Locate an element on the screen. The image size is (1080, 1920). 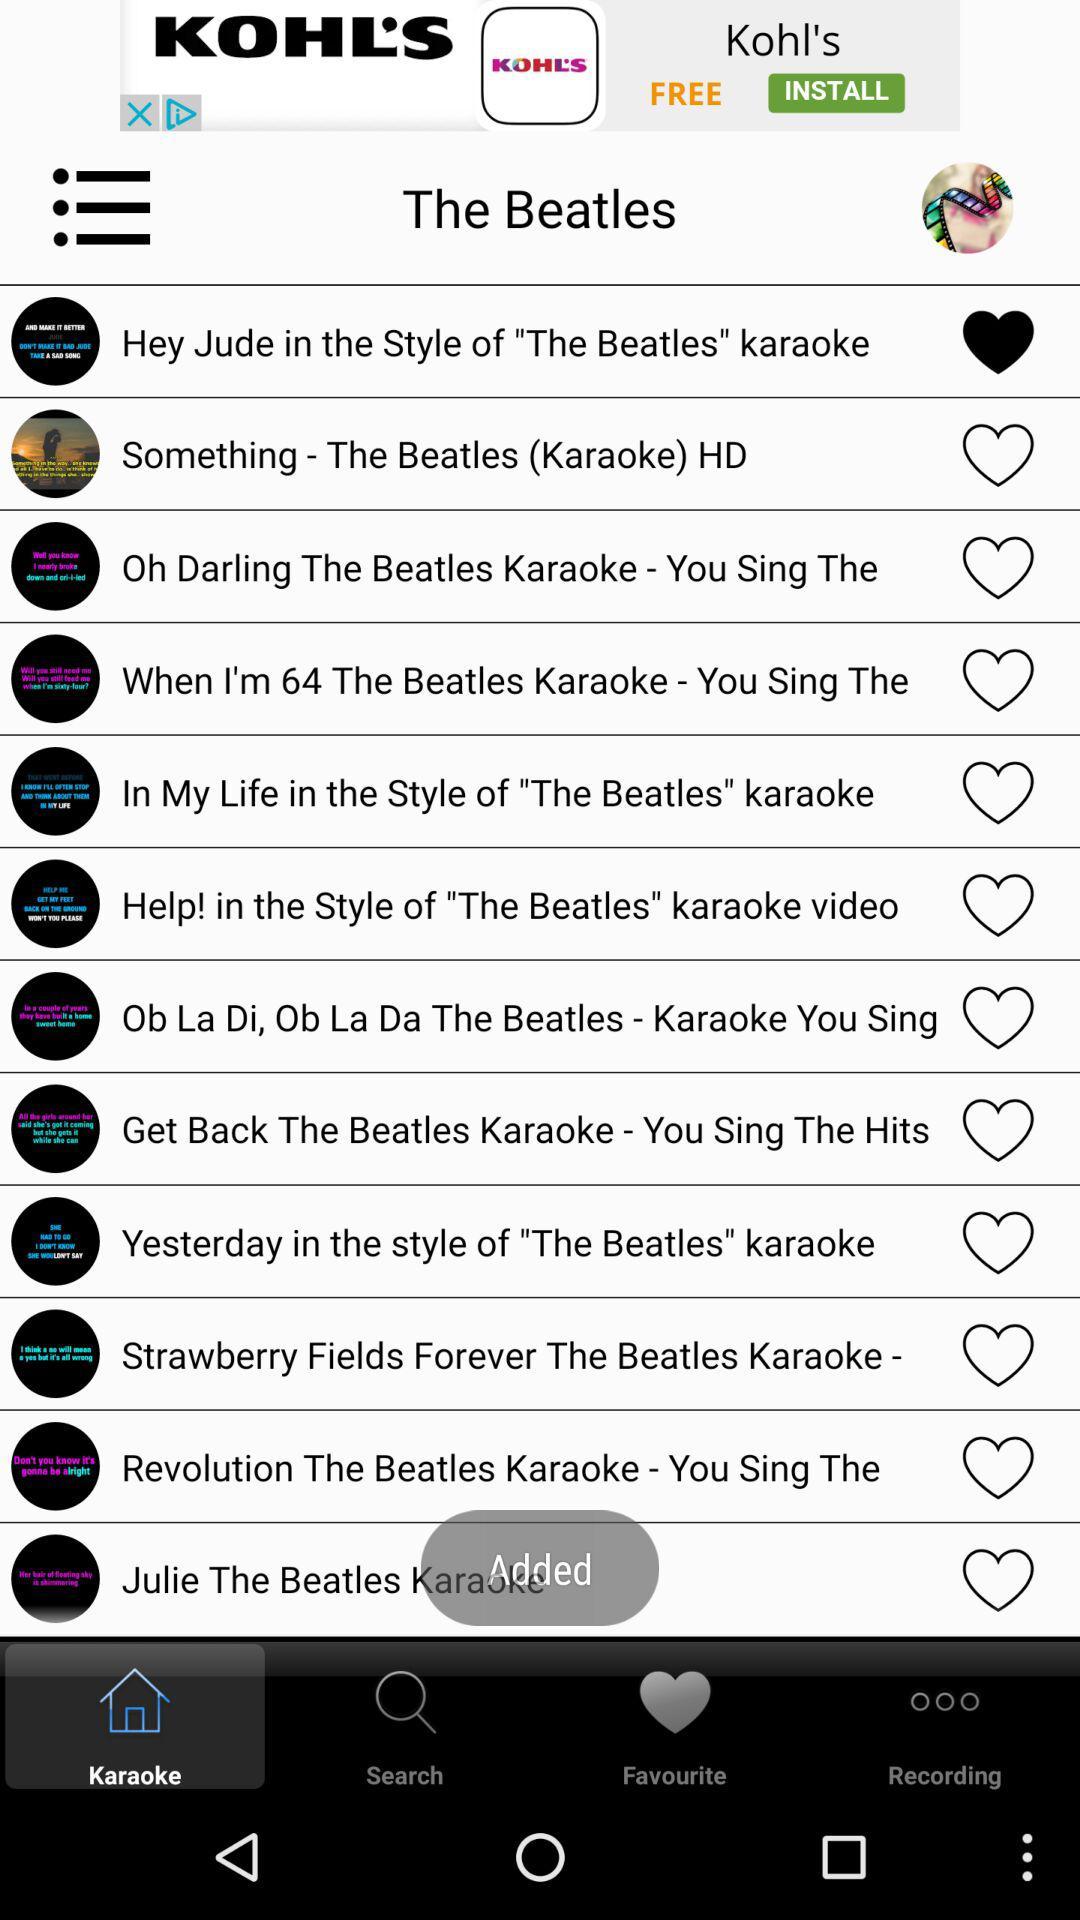
favourite button is located at coordinates (998, 1240).